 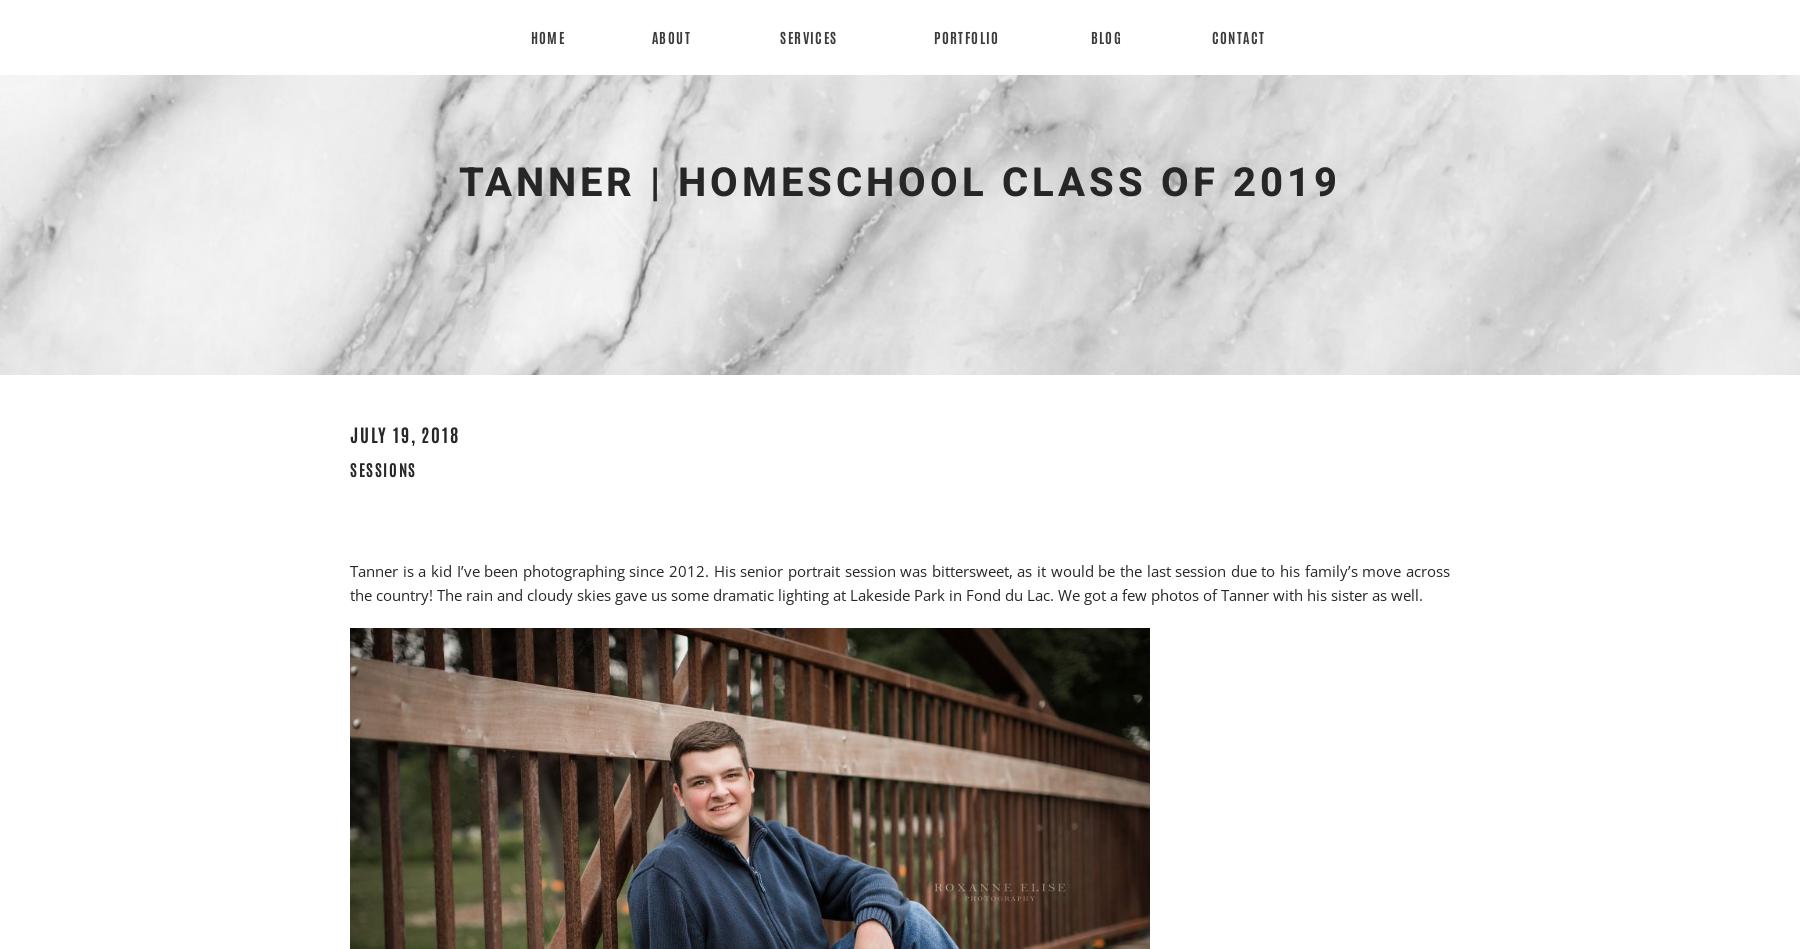 I want to click on 'SERVICES', so click(x=808, y=37).